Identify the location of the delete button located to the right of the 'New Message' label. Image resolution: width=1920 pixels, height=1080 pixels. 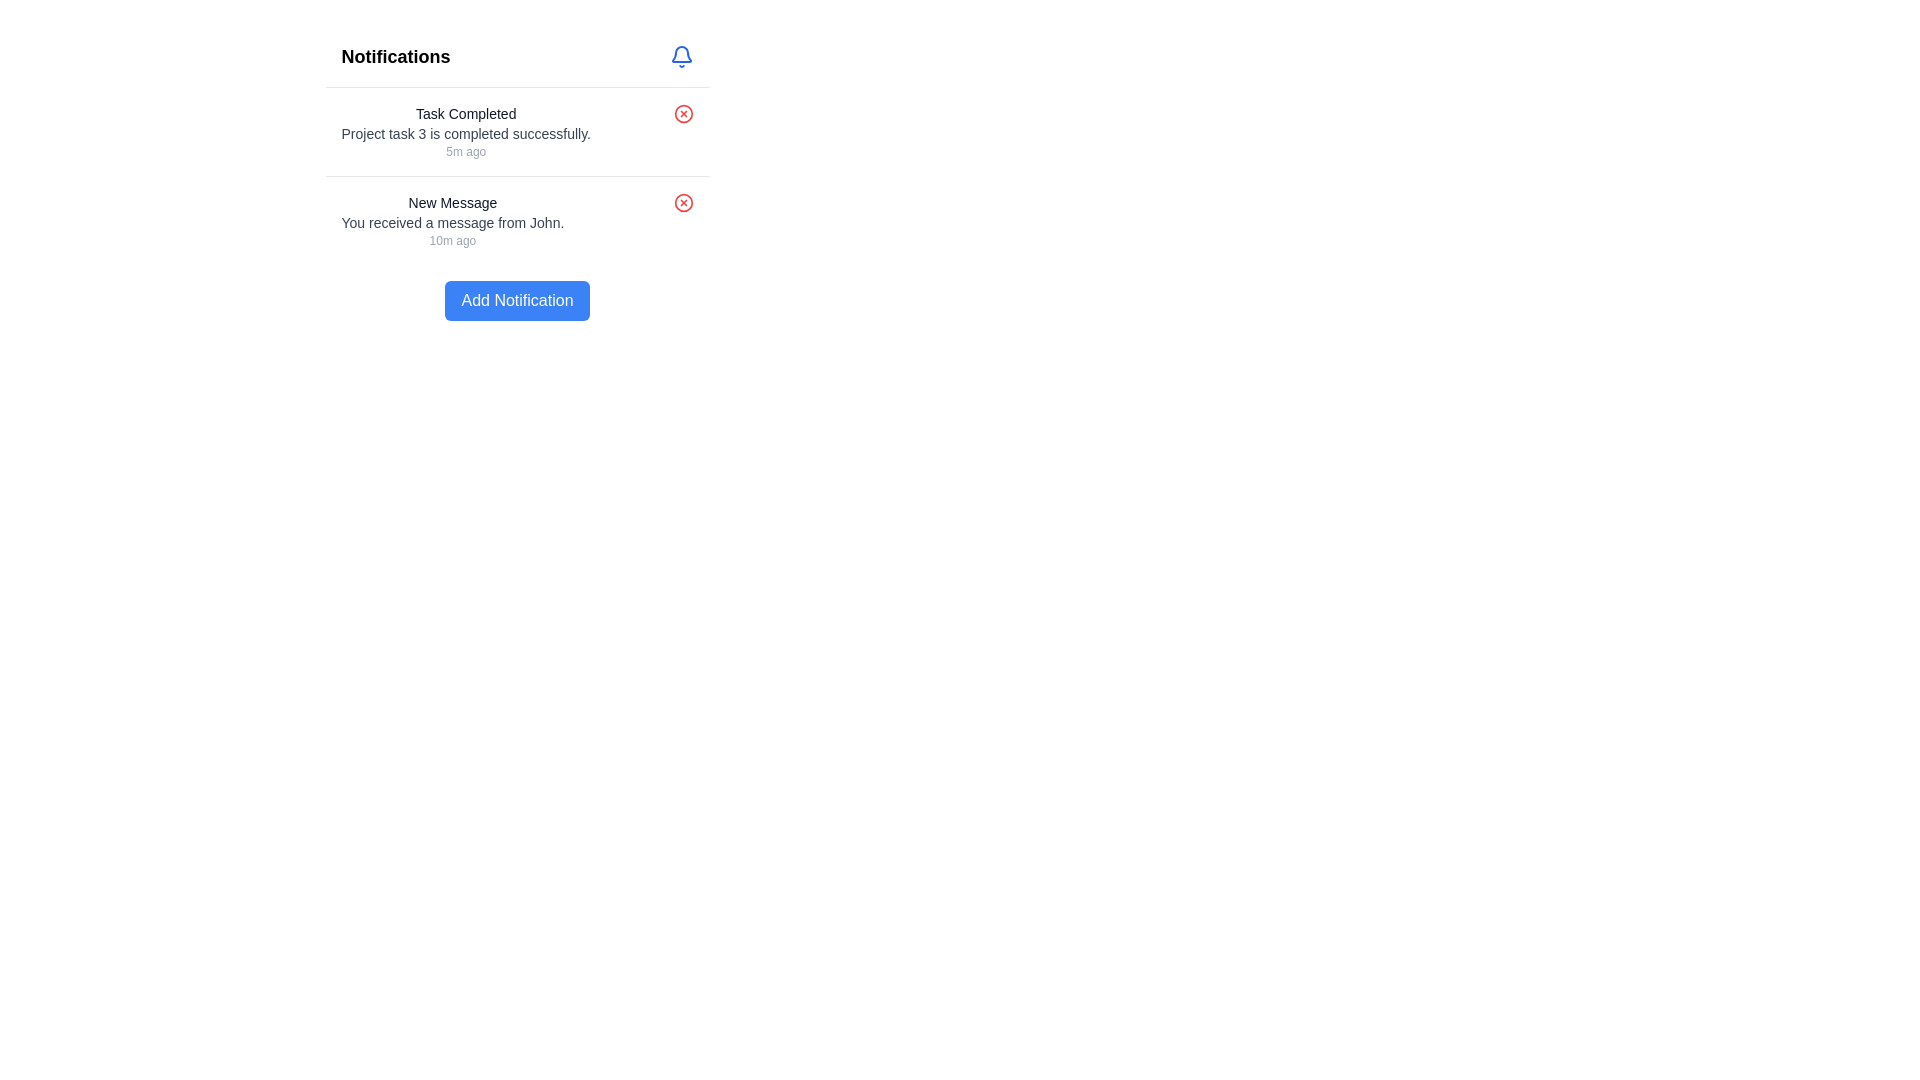
(683, 203).